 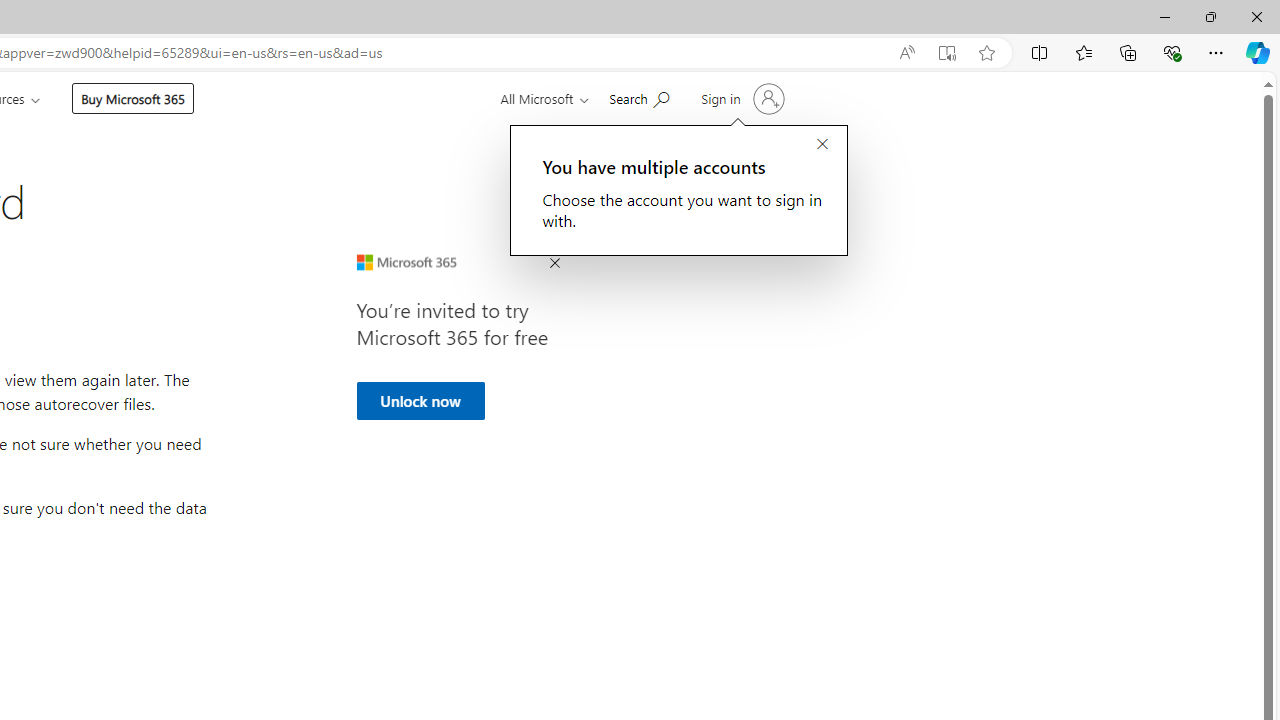 What do you see at coordinates (554, 263) in the screenshot?
I see `'Close Ad'` at bounding box center [554, 263].